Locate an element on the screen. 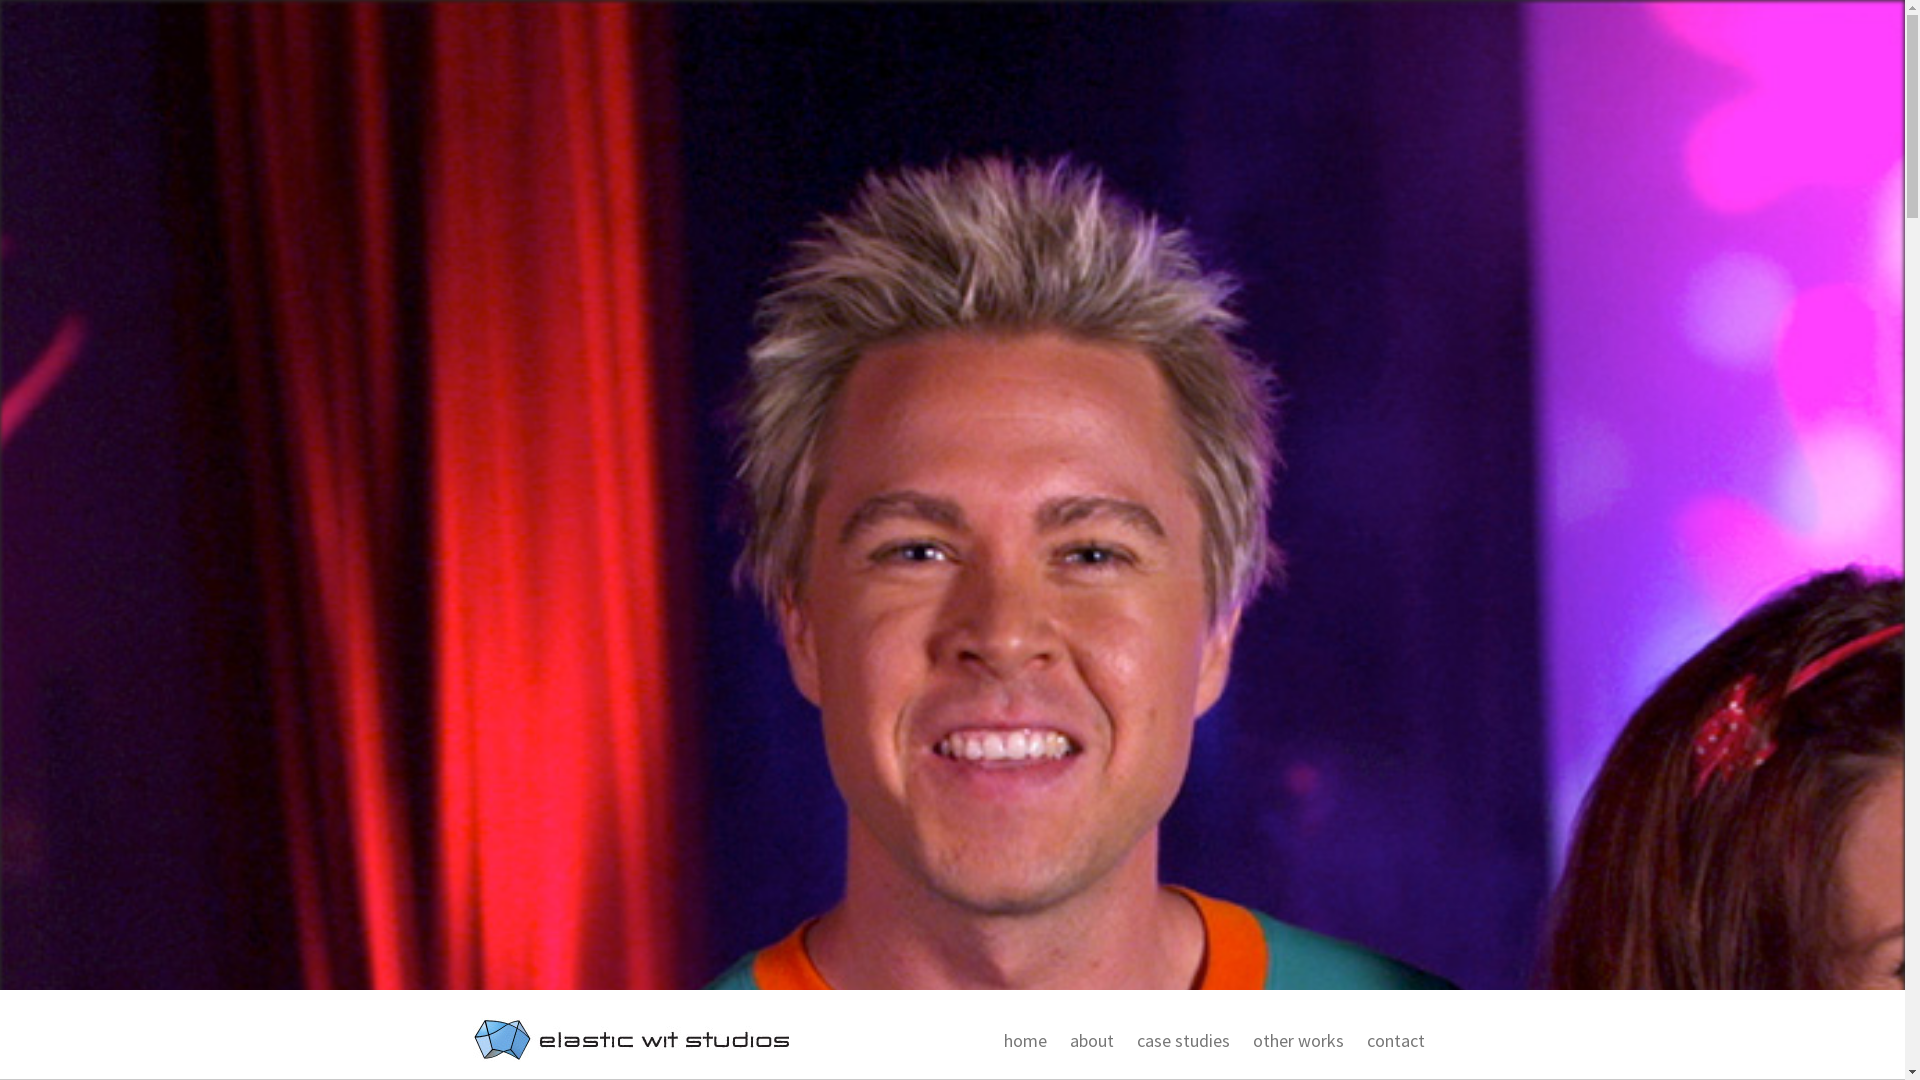 The height and width of the screenshot is (1080, 1920). 'about' is located at coordinates (1086, 1040).